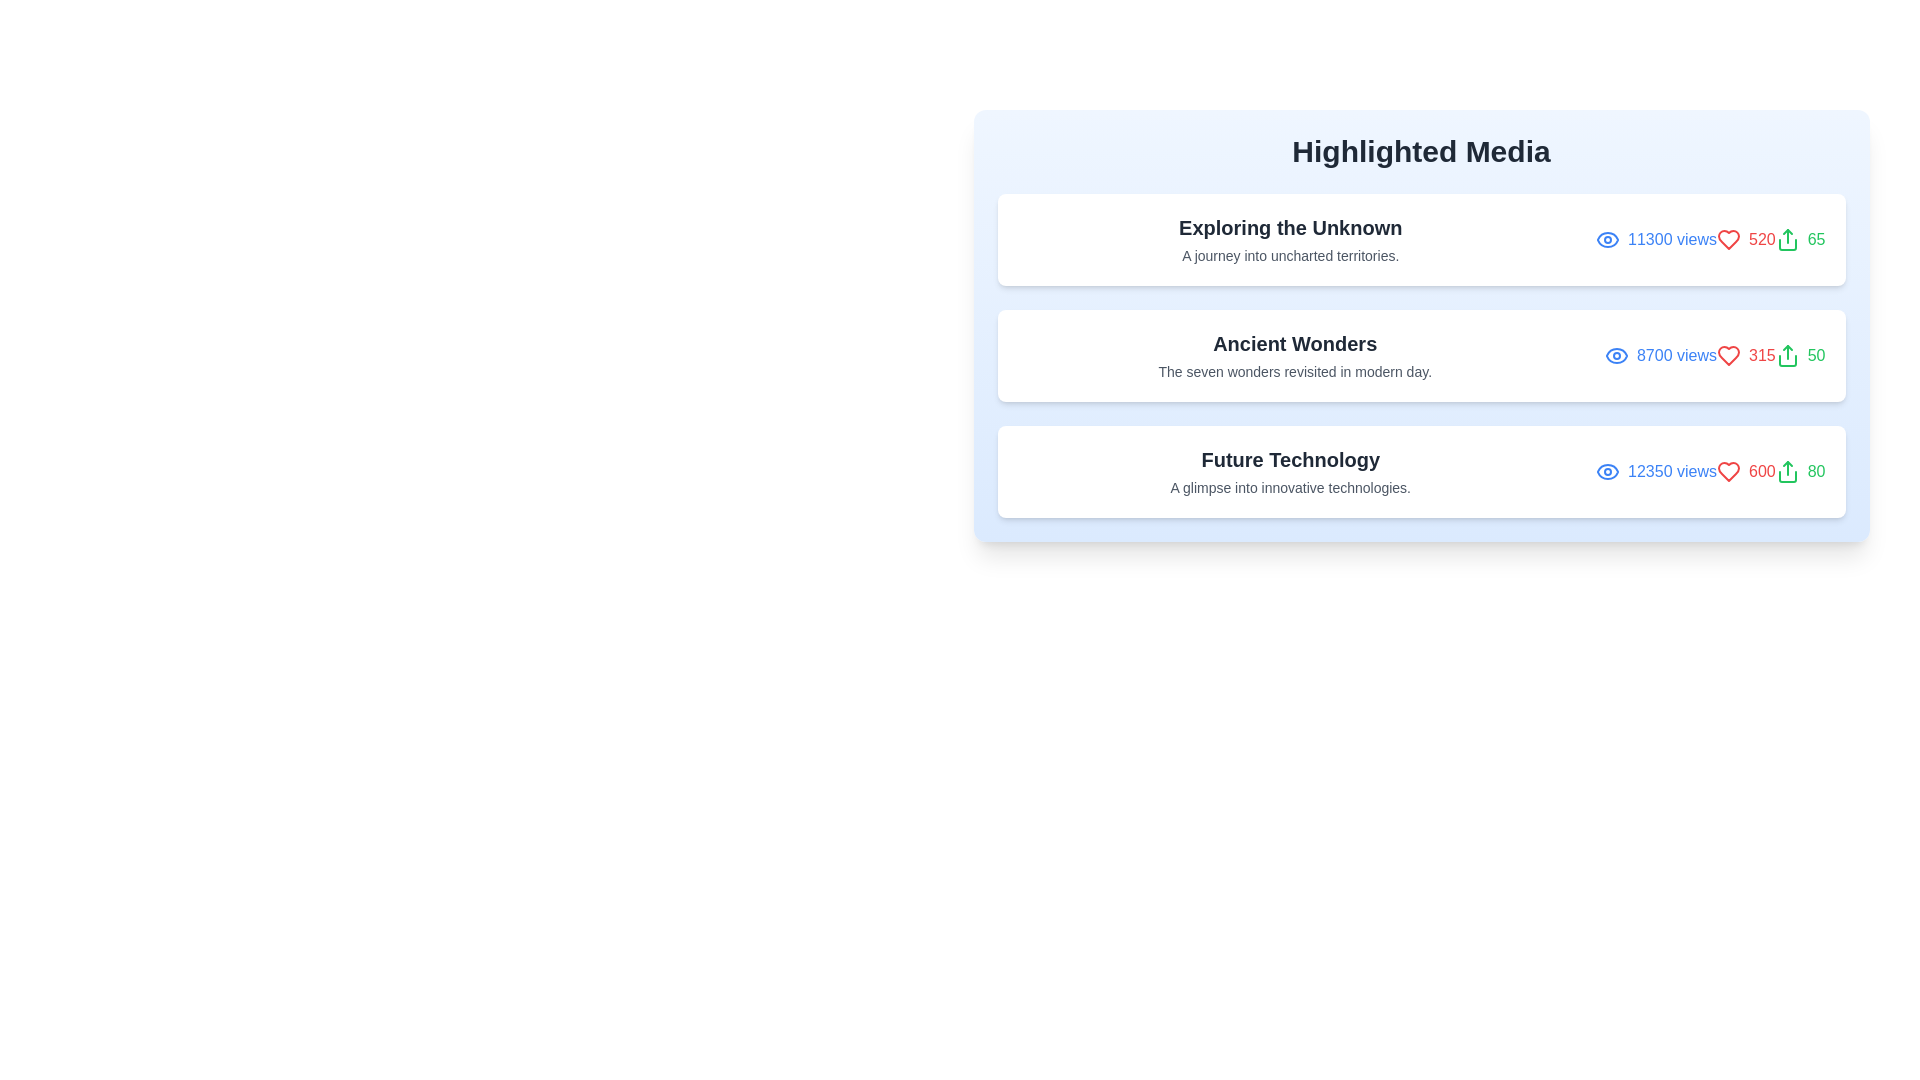 The height and width of the screenshot is (1080, 1920). Describe the element at coordinates (1290, 471) in the screenshot. I see `the description of the media item 'Future Technology'` at that location.